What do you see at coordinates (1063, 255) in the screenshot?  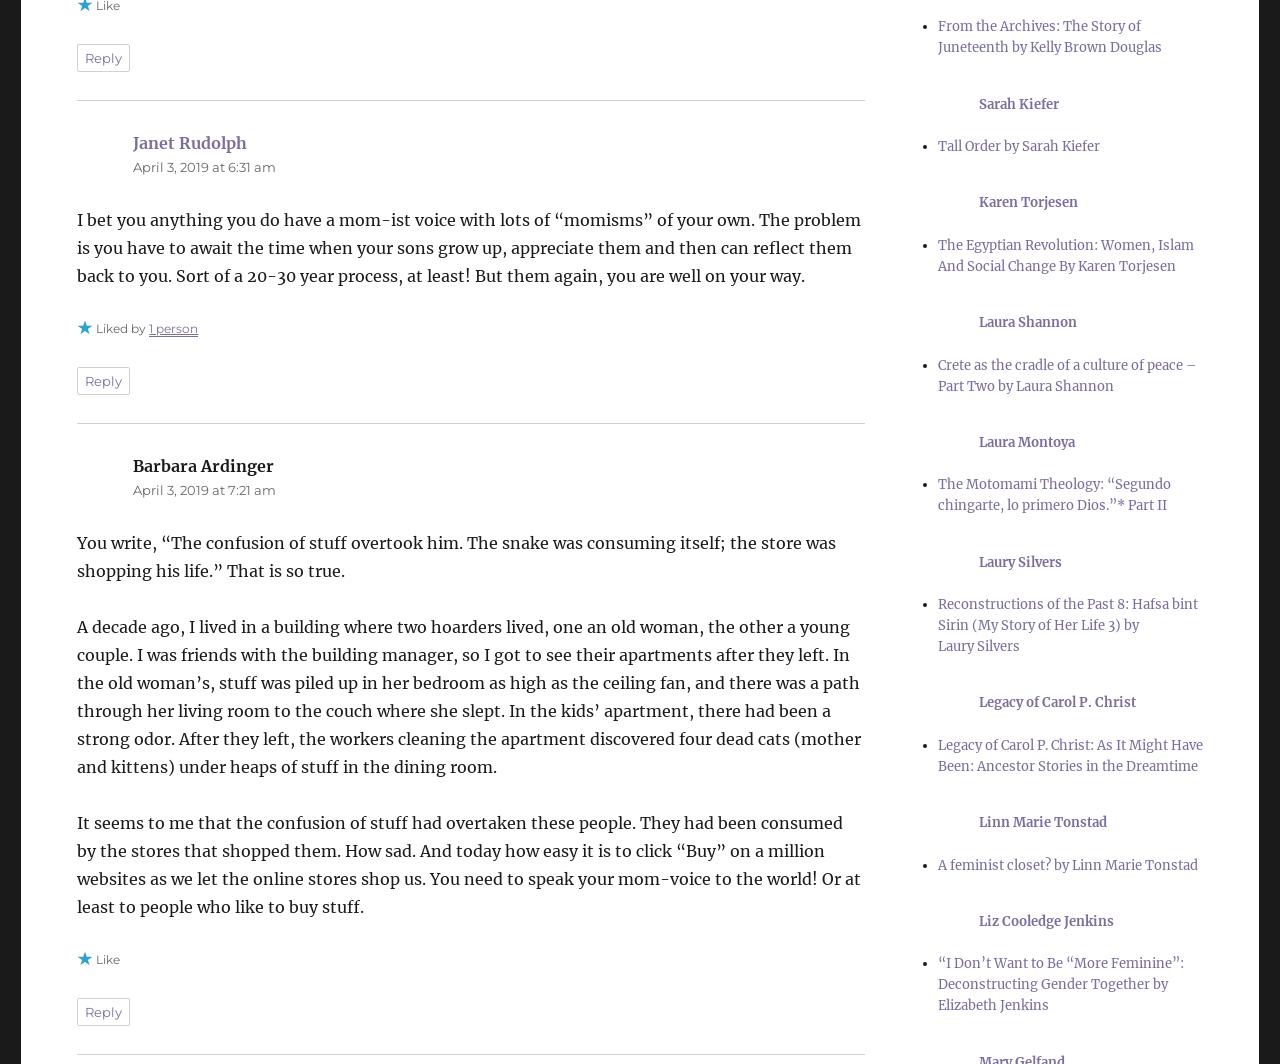 I see `'The Egyptian Revolution: Women, Islam And Social Change By Karen Torjesen'` at bounding box center [1063, 255].